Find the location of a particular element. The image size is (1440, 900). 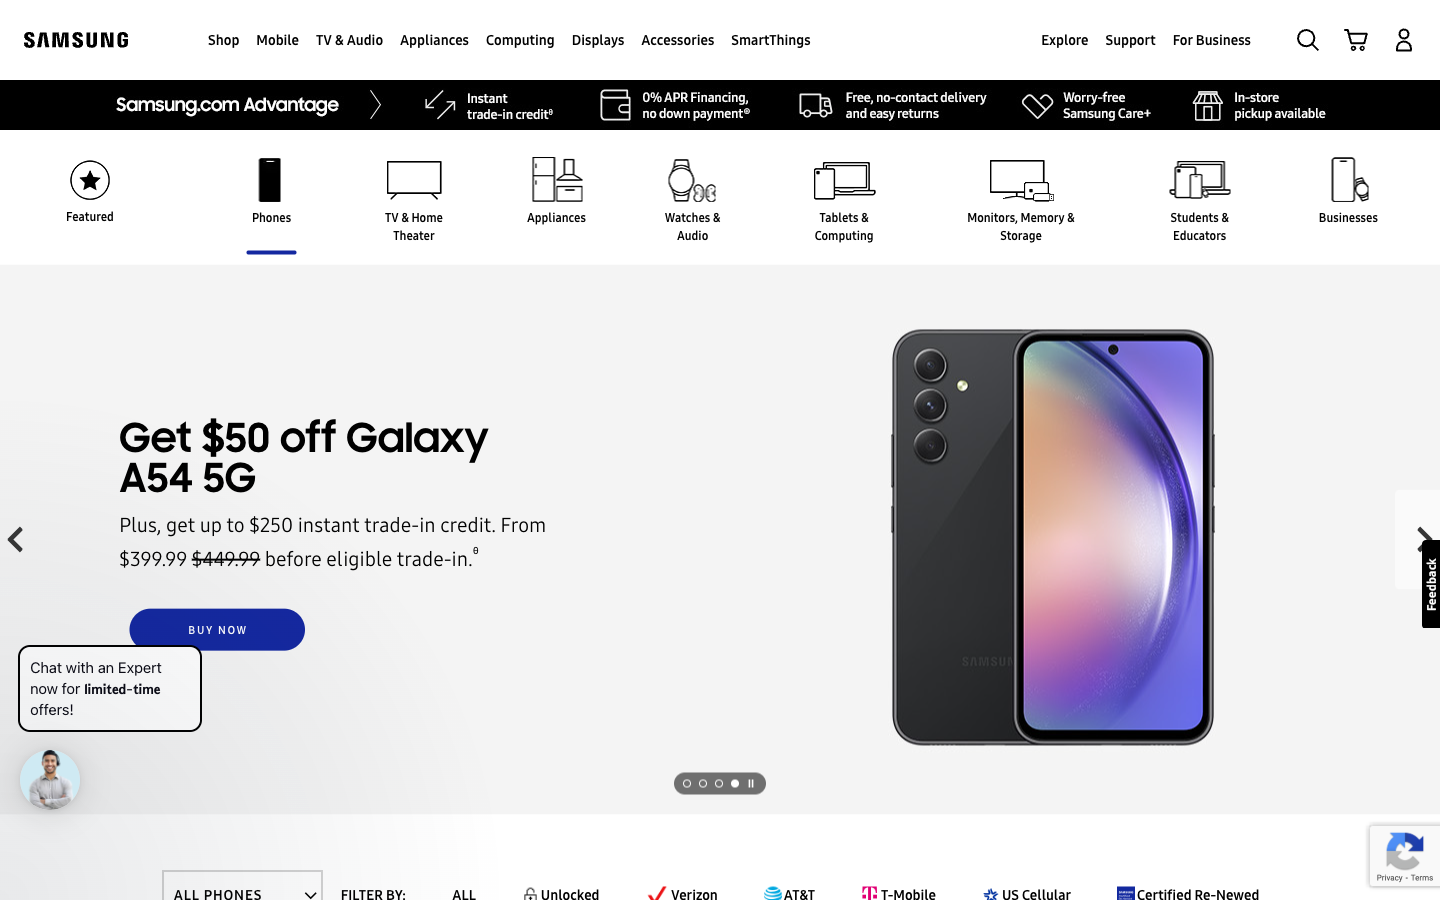

the forthcoming image view is located at coordinates (749, 782).